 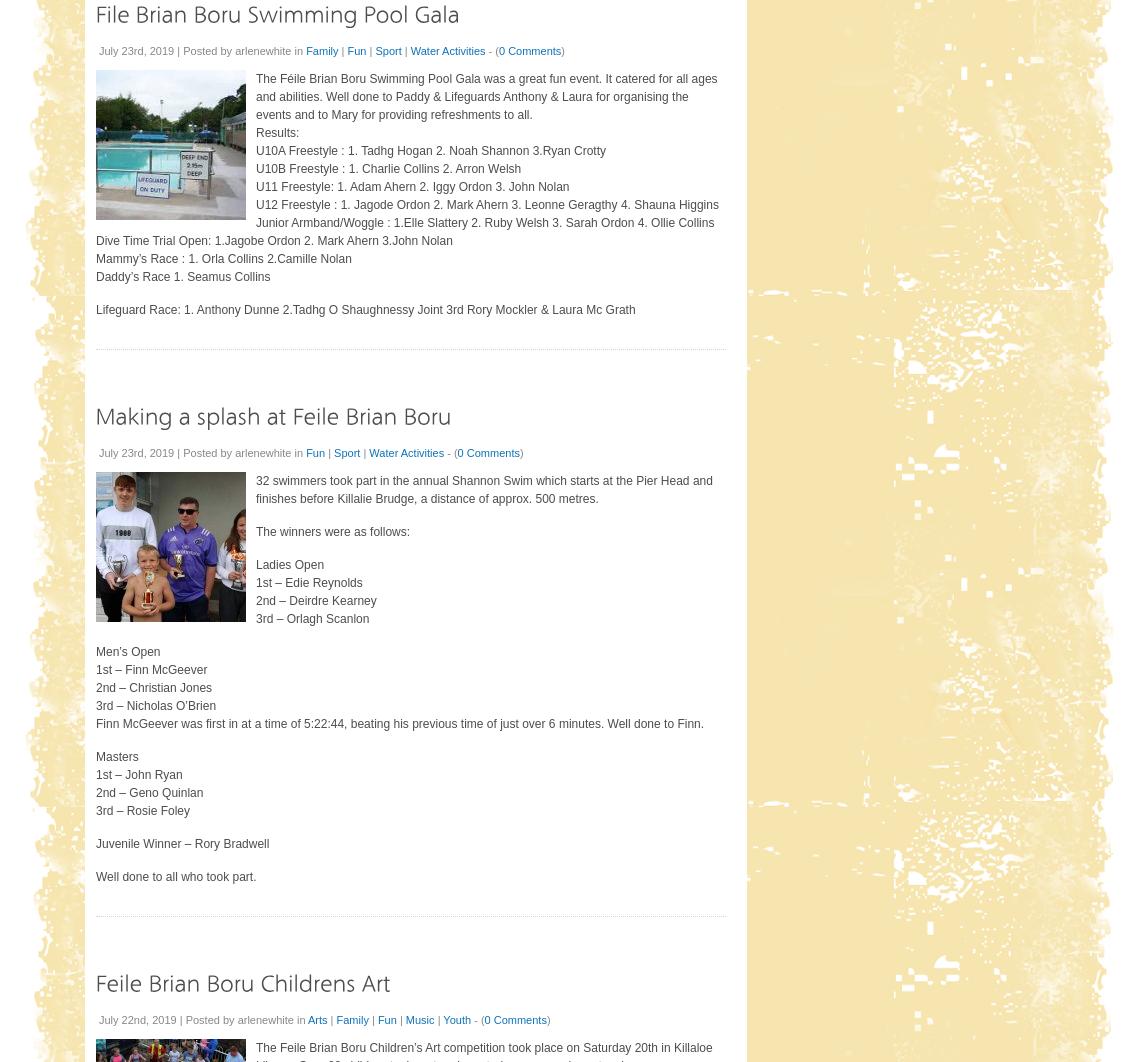 What do you see at coordinates (94, 275) in the screenshot?
I see `'Daddy’s Race 1. Seamus Collins'` at bounding box center [94, 275].